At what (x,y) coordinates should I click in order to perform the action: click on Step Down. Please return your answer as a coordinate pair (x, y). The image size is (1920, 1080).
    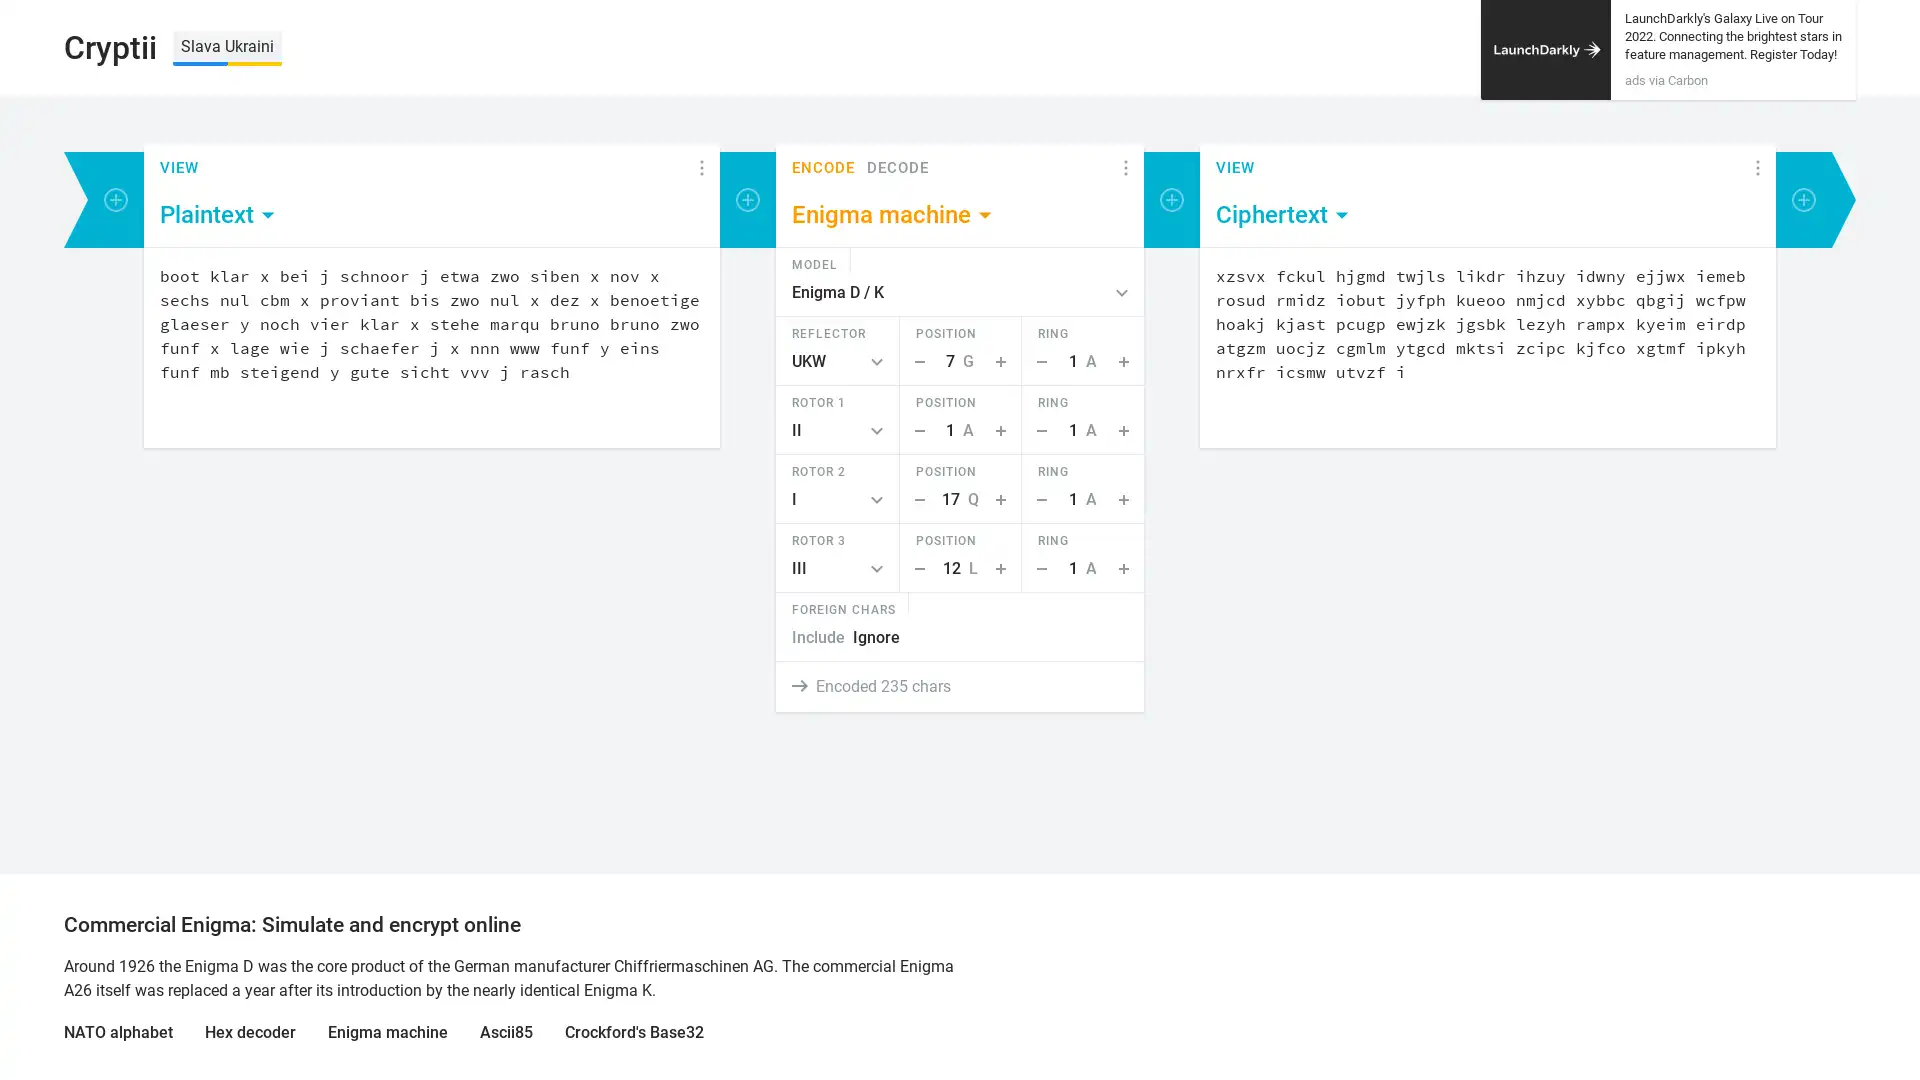
    Looking at the image, I should click on (914, 499).